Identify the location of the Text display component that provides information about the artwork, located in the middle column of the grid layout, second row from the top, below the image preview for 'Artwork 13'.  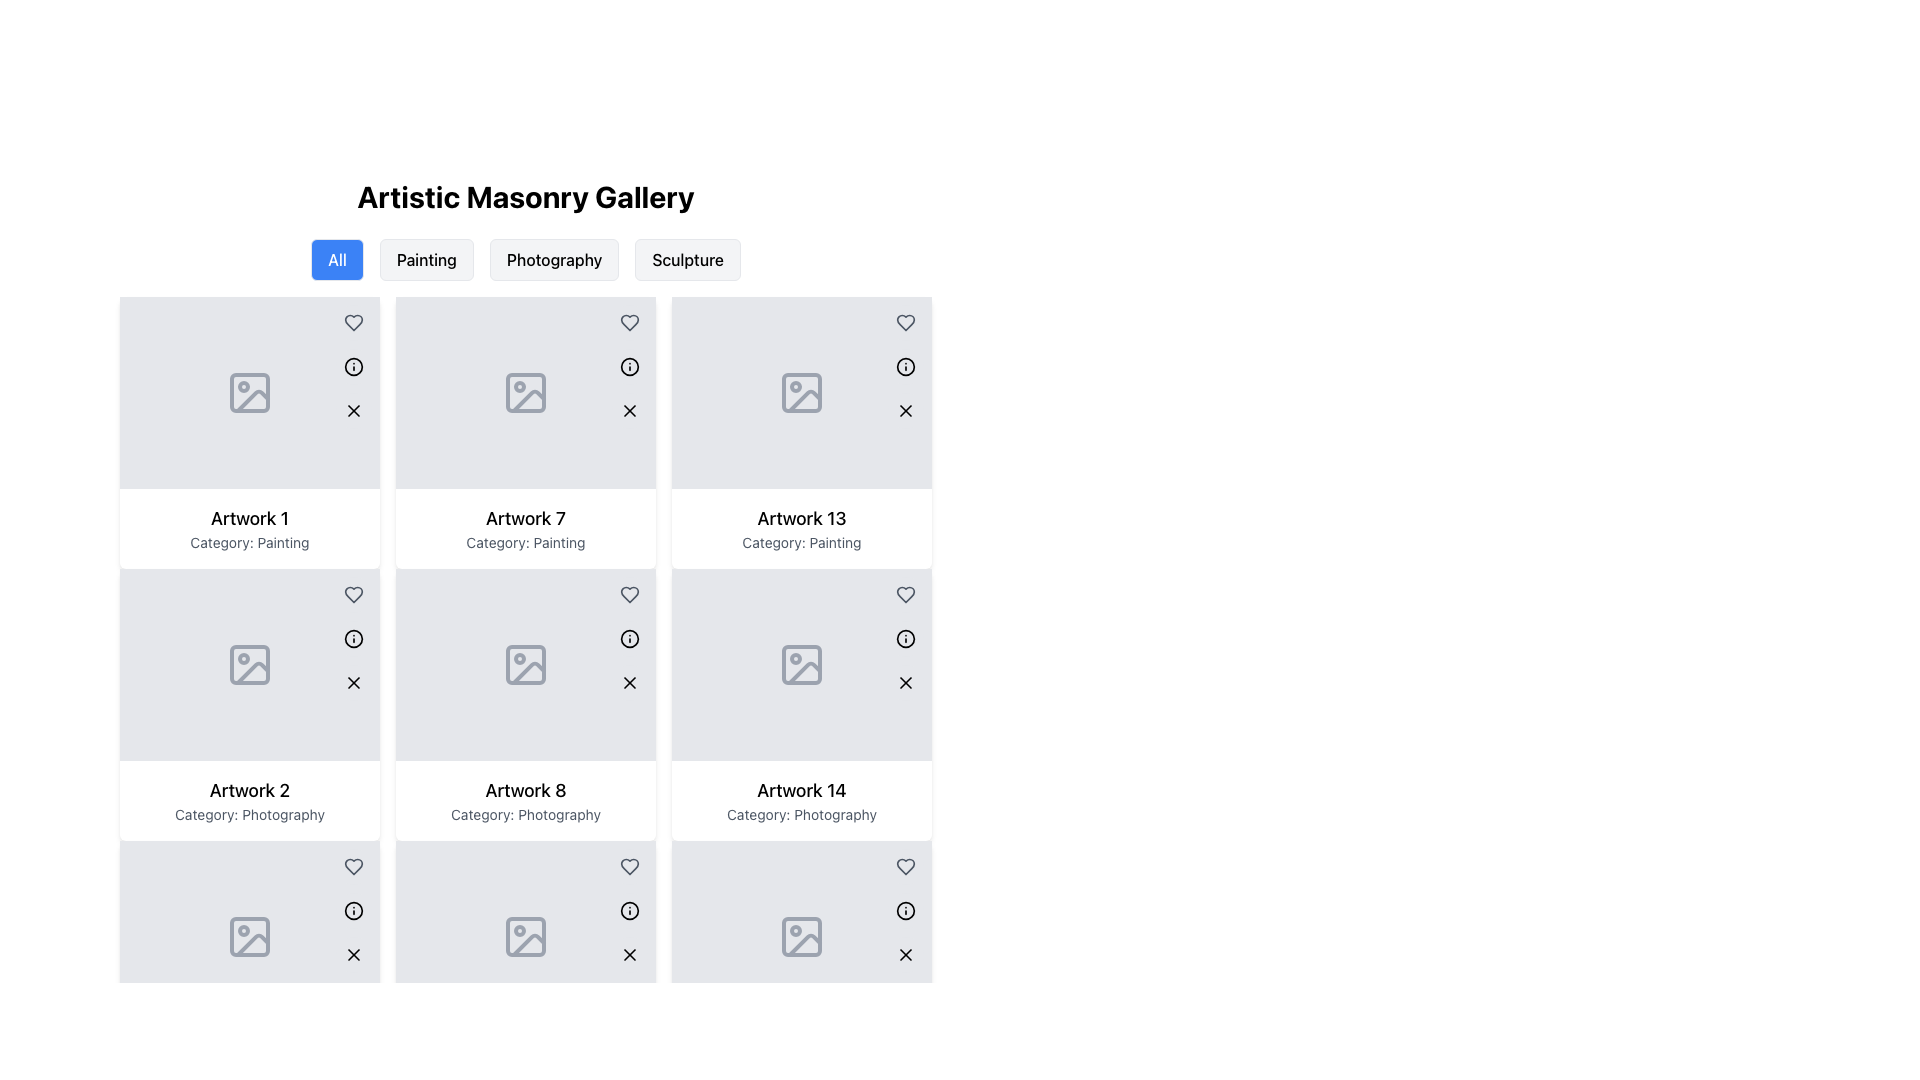
(801, 527).